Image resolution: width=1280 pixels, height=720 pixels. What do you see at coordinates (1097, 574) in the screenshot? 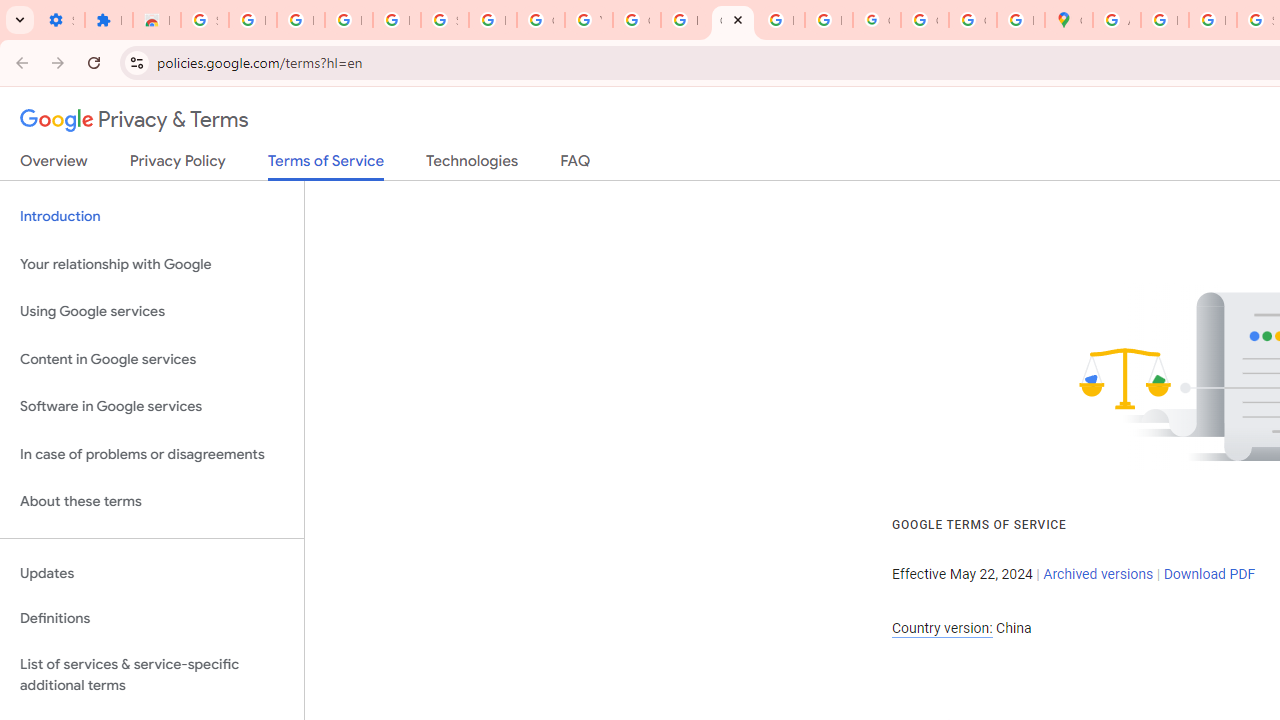
I see `'Archived versions'` at bounding box center [1097, 574].